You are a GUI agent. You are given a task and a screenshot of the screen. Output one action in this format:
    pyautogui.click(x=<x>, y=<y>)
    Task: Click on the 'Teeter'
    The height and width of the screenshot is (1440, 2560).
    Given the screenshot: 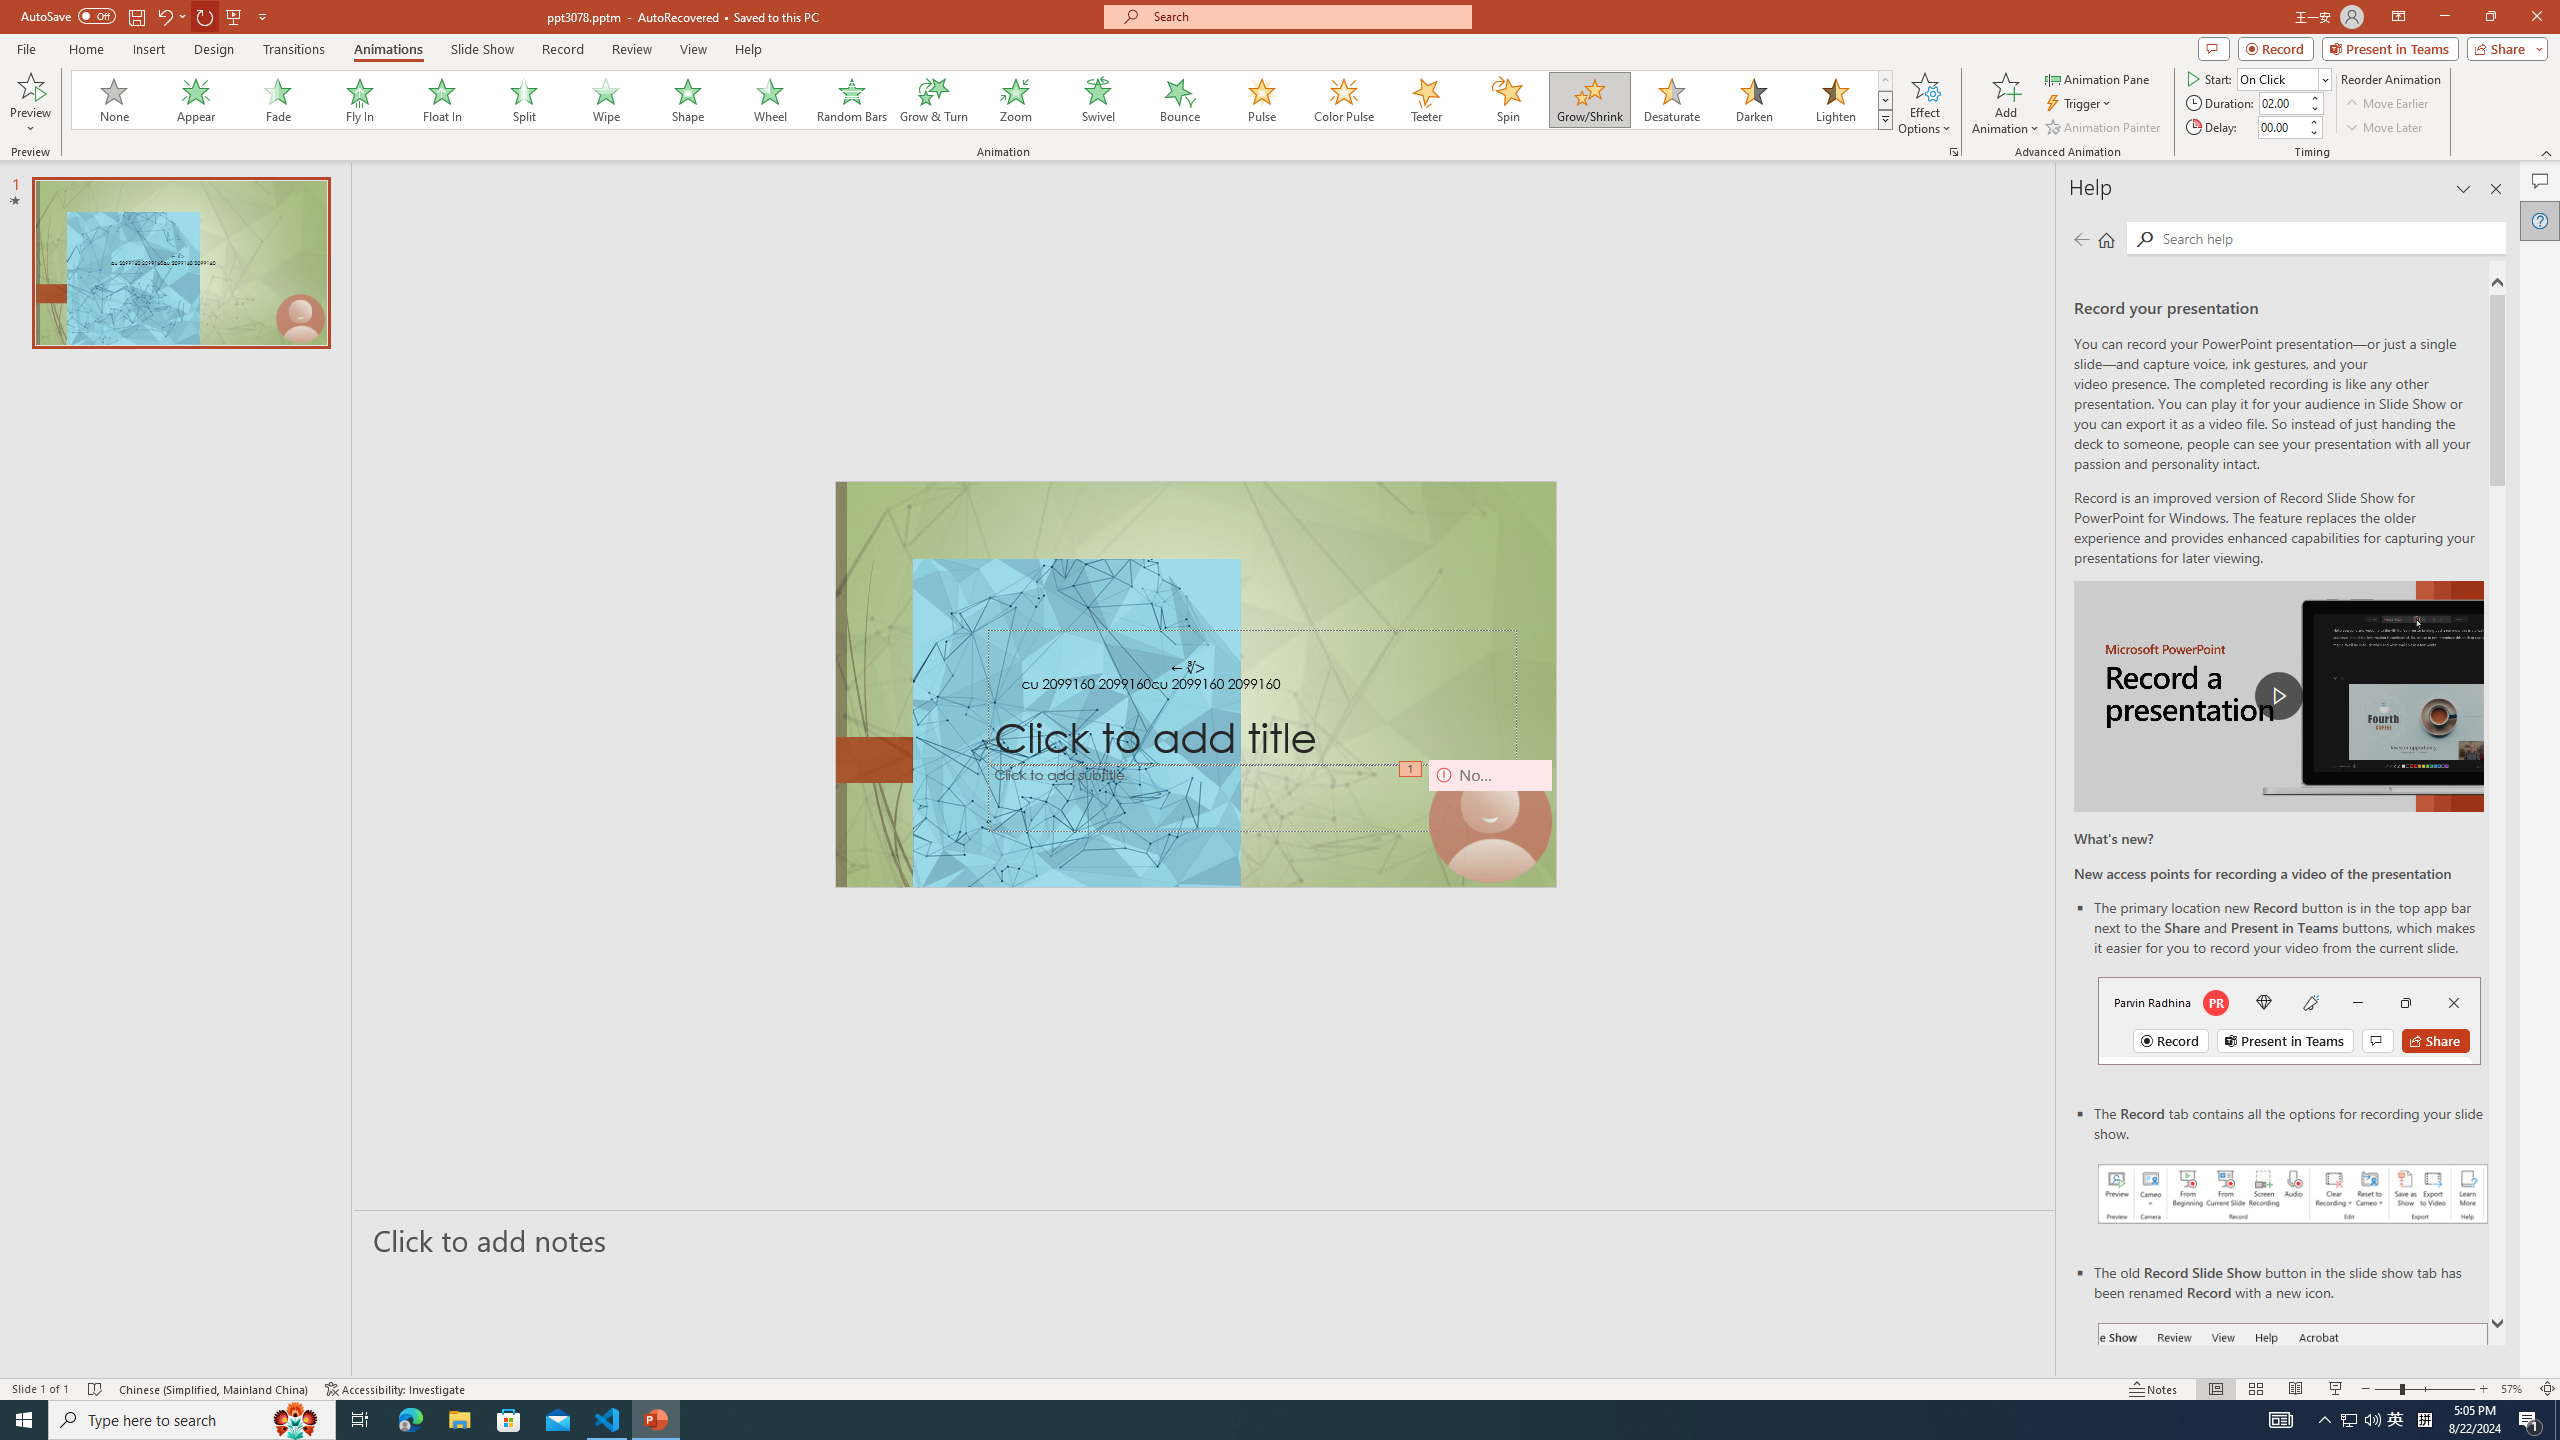 What is the action you would take?
    pyautogui.click(x=1424, y=99)
    